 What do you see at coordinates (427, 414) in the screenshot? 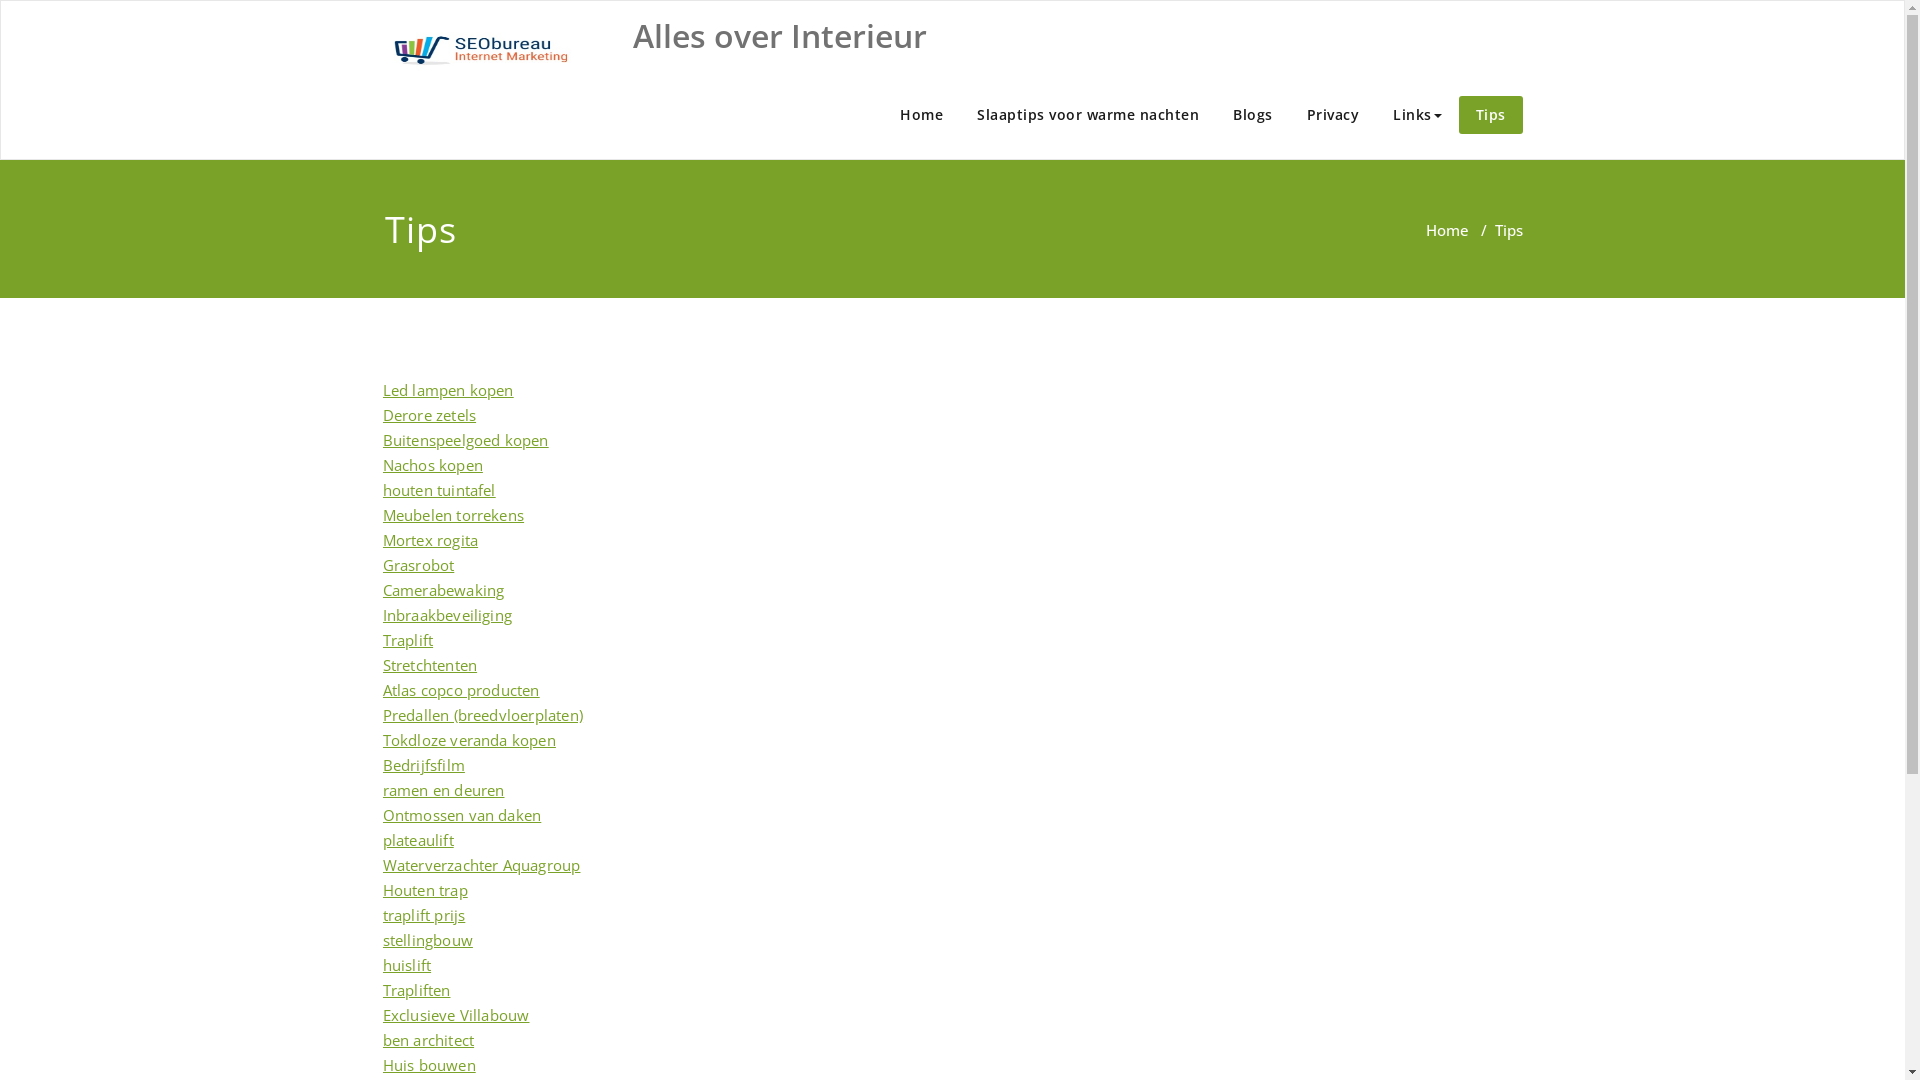
I see `'Derore zetels'` at bounding box center [427, 414].